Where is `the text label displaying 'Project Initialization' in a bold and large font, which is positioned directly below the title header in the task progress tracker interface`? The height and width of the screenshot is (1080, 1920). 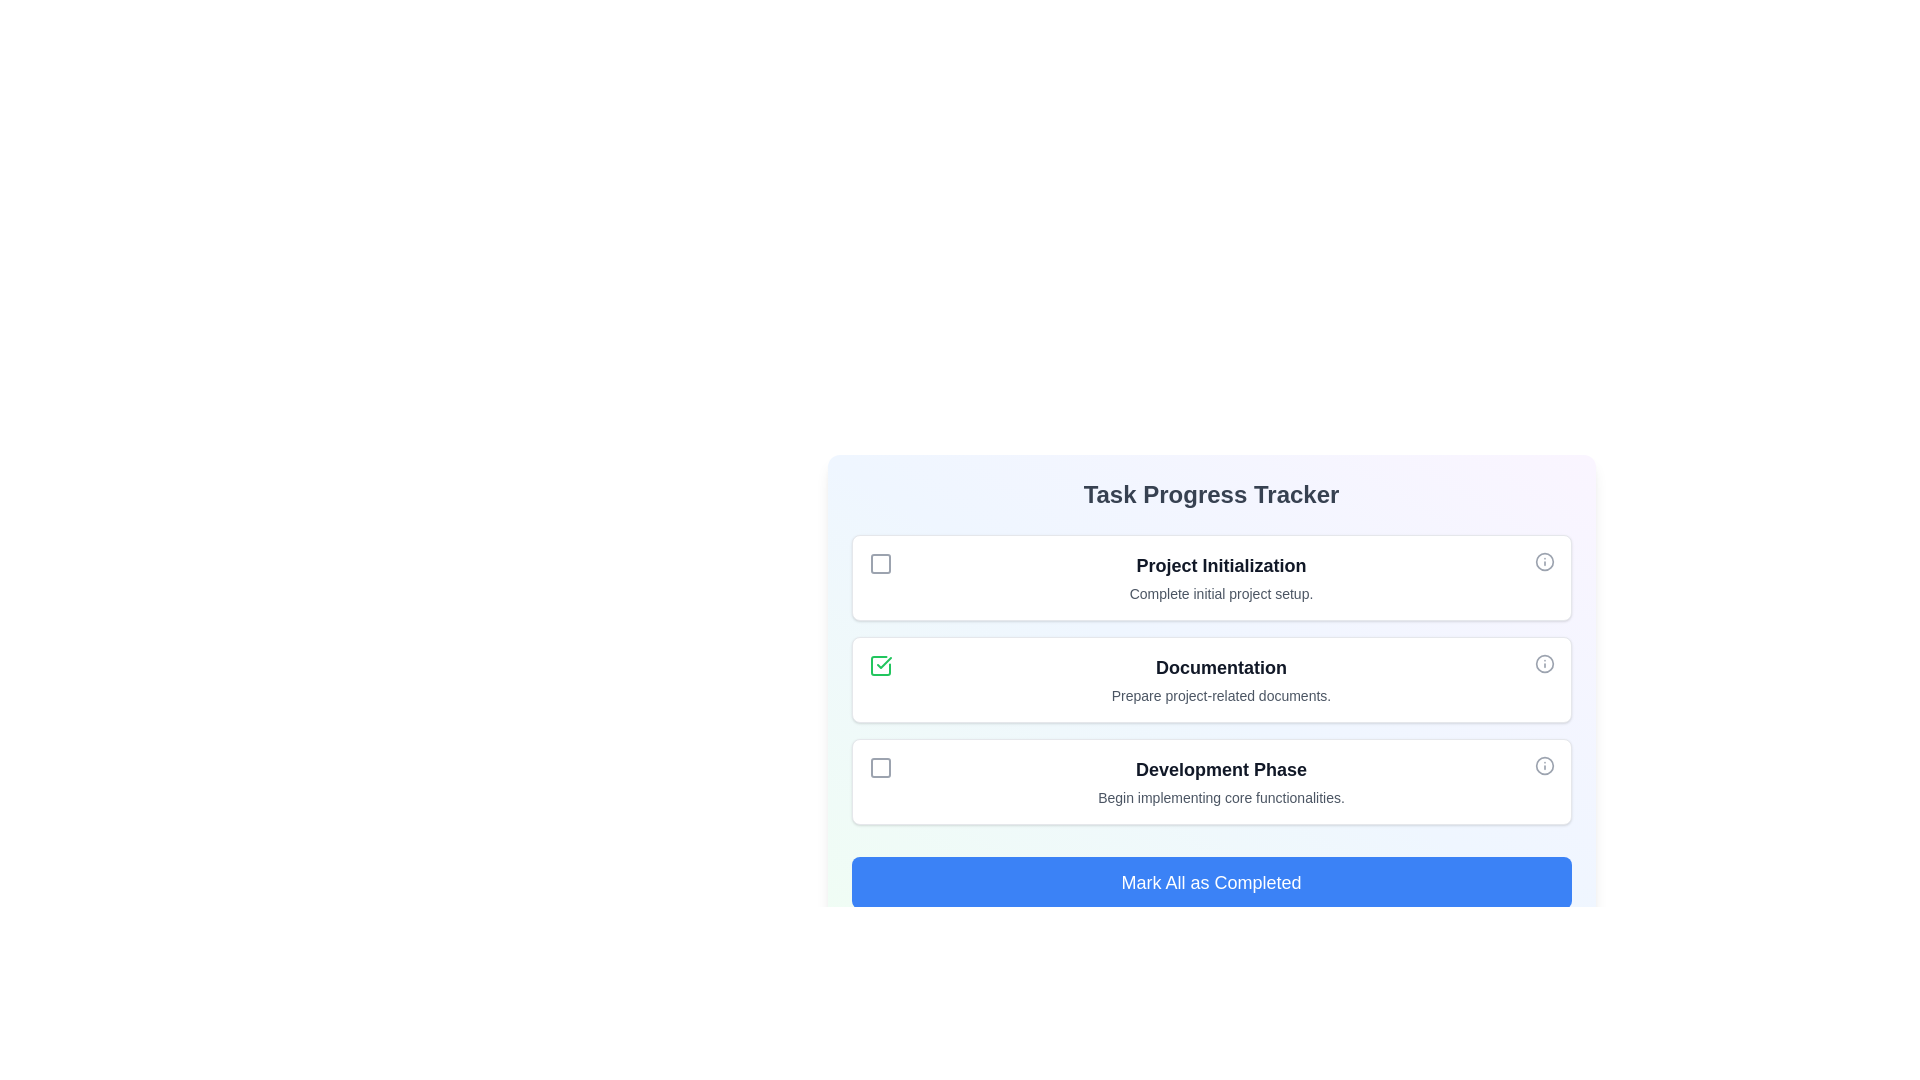 the text label displaying 'Project Initialization' in a bold and large font, which is positioned directly below the title header in the task progress tracker interface is located at coordinates (1220, 566).